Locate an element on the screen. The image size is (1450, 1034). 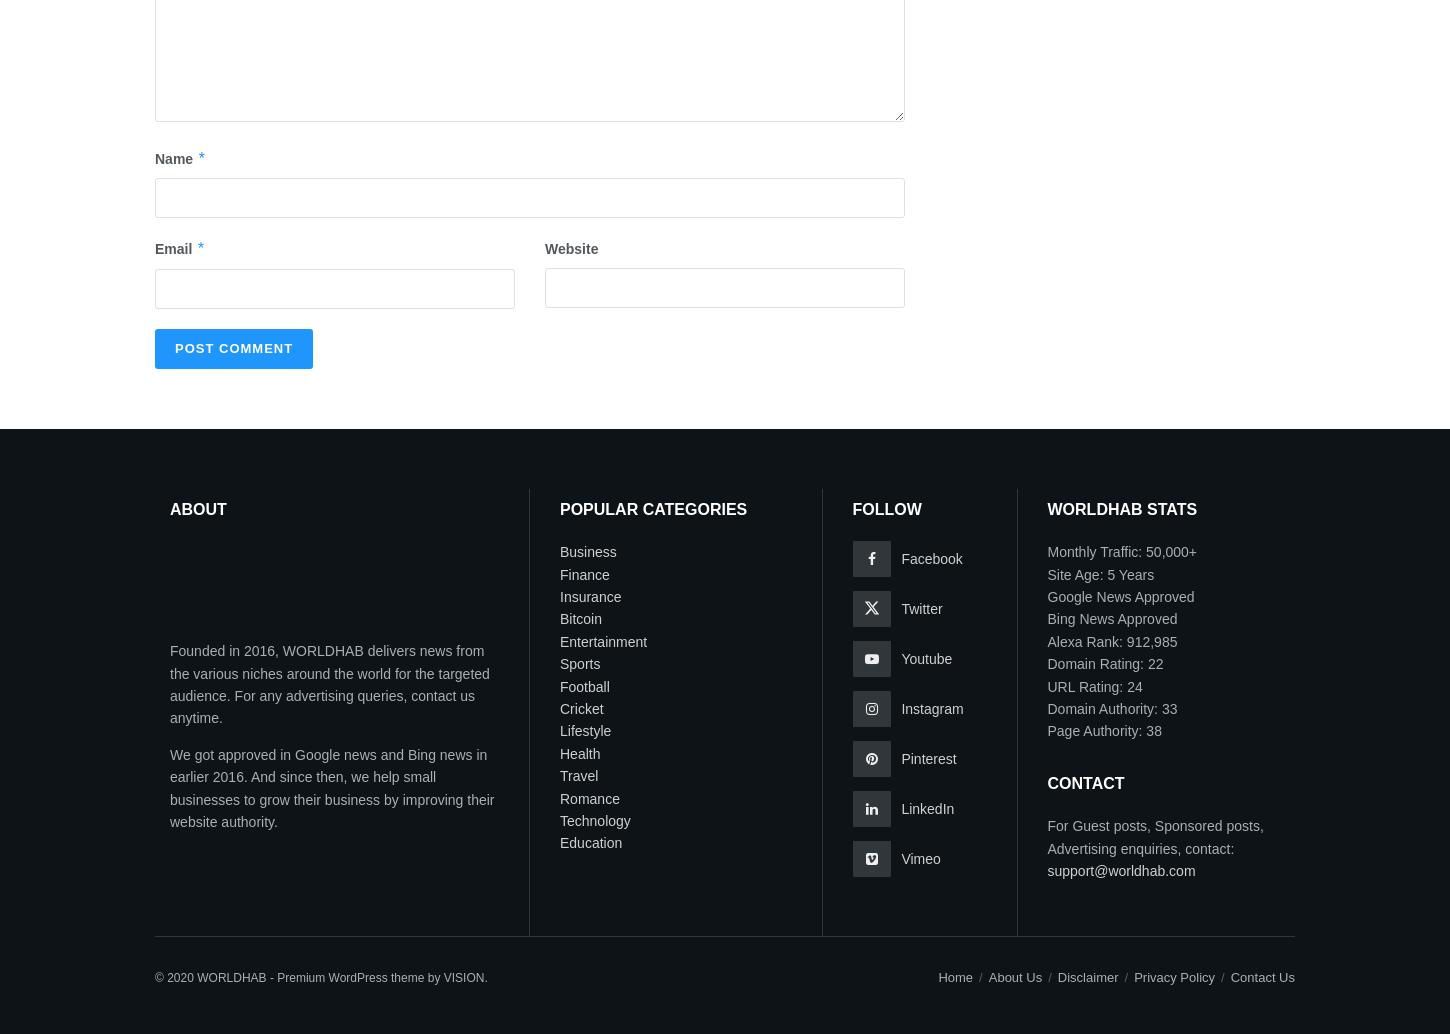
'Contact Us' is located at coordinates (1262, 976).